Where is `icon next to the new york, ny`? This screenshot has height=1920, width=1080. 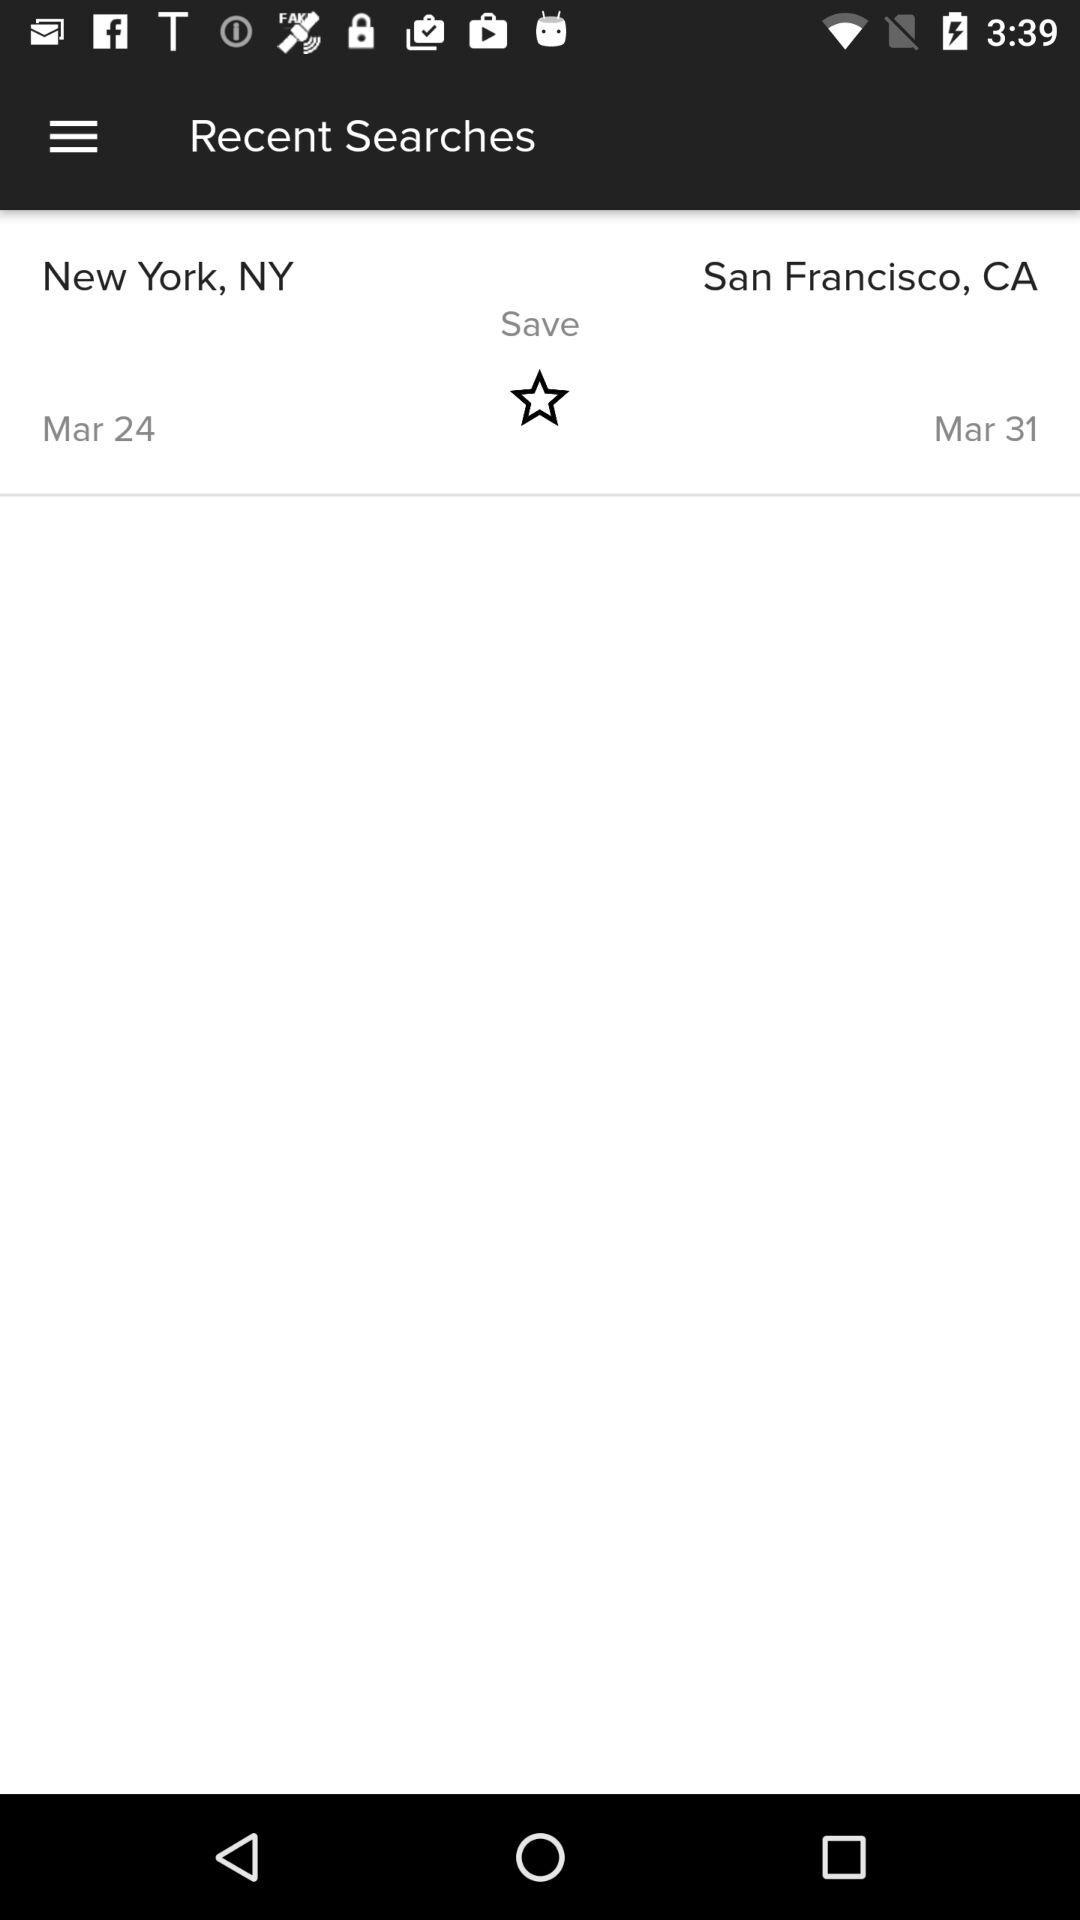 icon next to the new york, ny is located at coordinates (788, 276).